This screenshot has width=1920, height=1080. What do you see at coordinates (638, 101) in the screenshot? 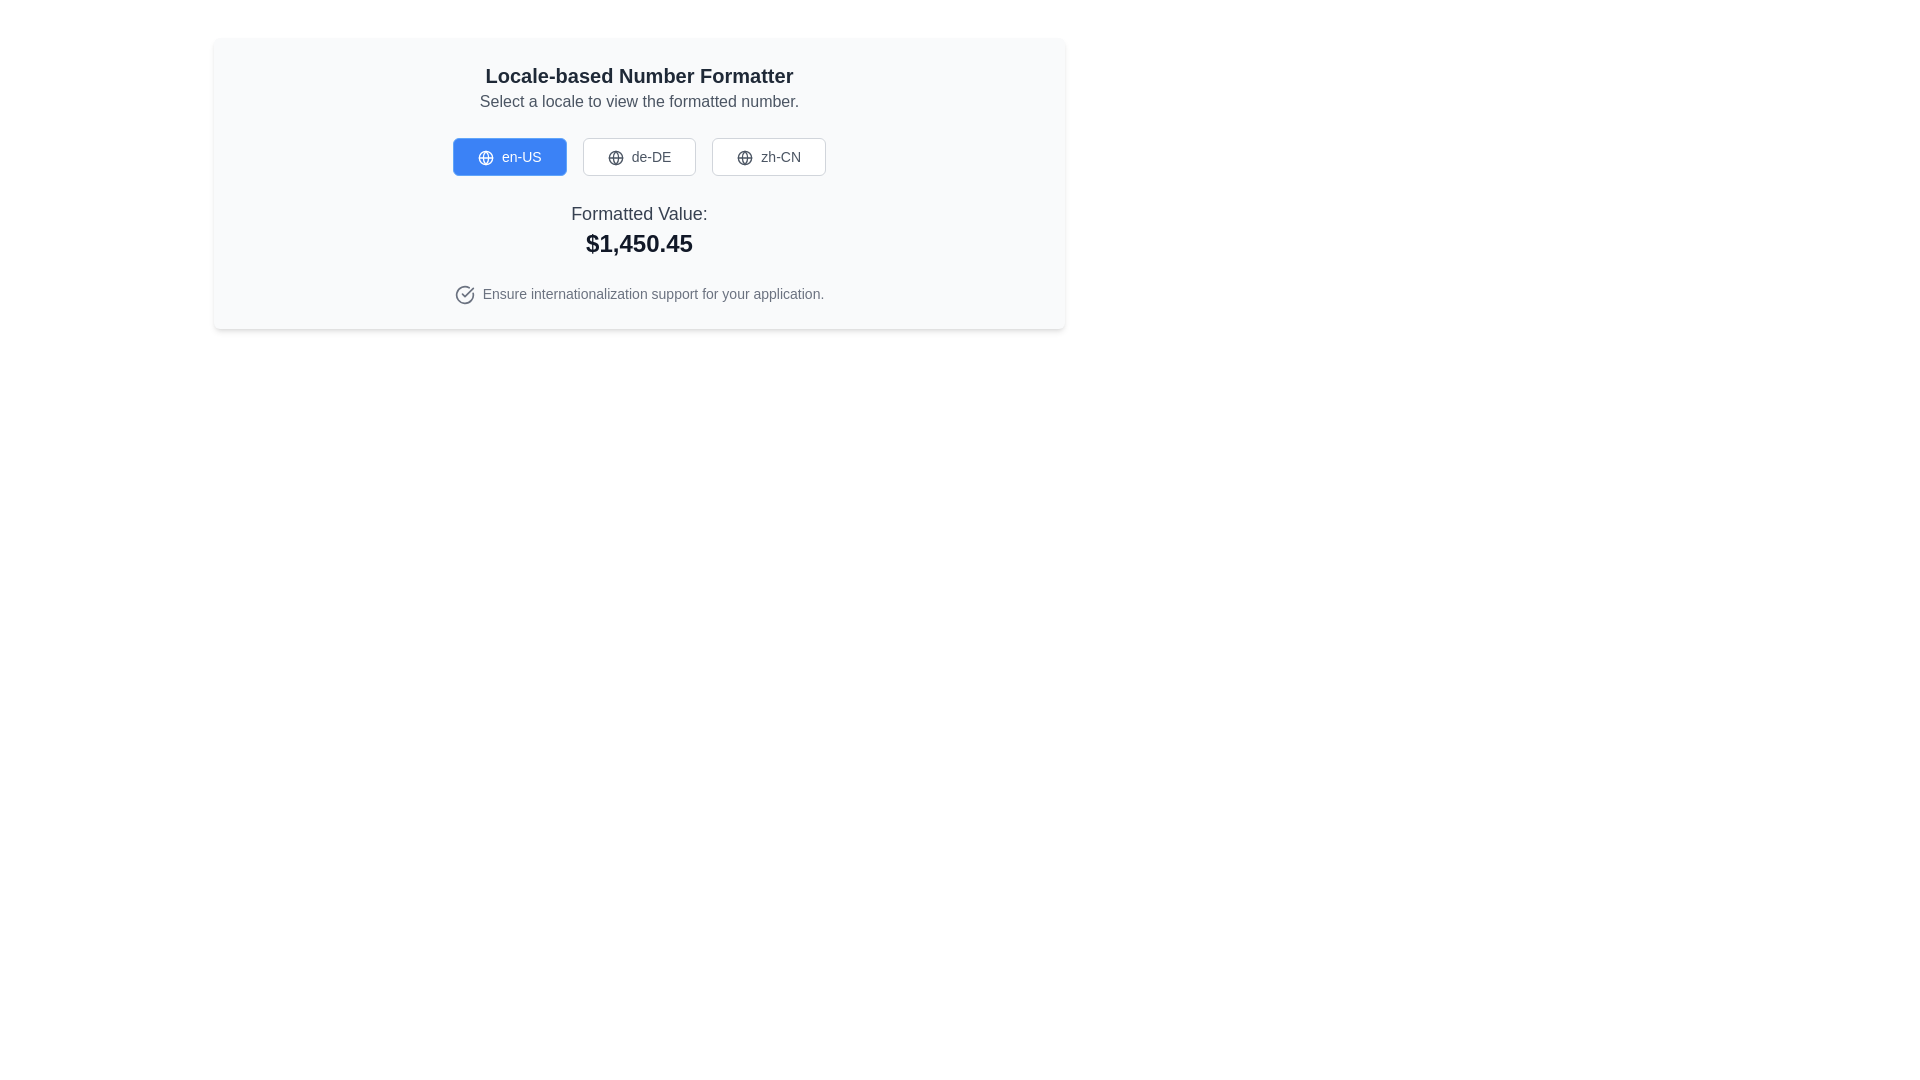
I see `the text label that provides instructions for selecting a locale to observe formatted numerical data, located below the header 'Locale-based Number Formatter'` at bounding box center [638, 101].